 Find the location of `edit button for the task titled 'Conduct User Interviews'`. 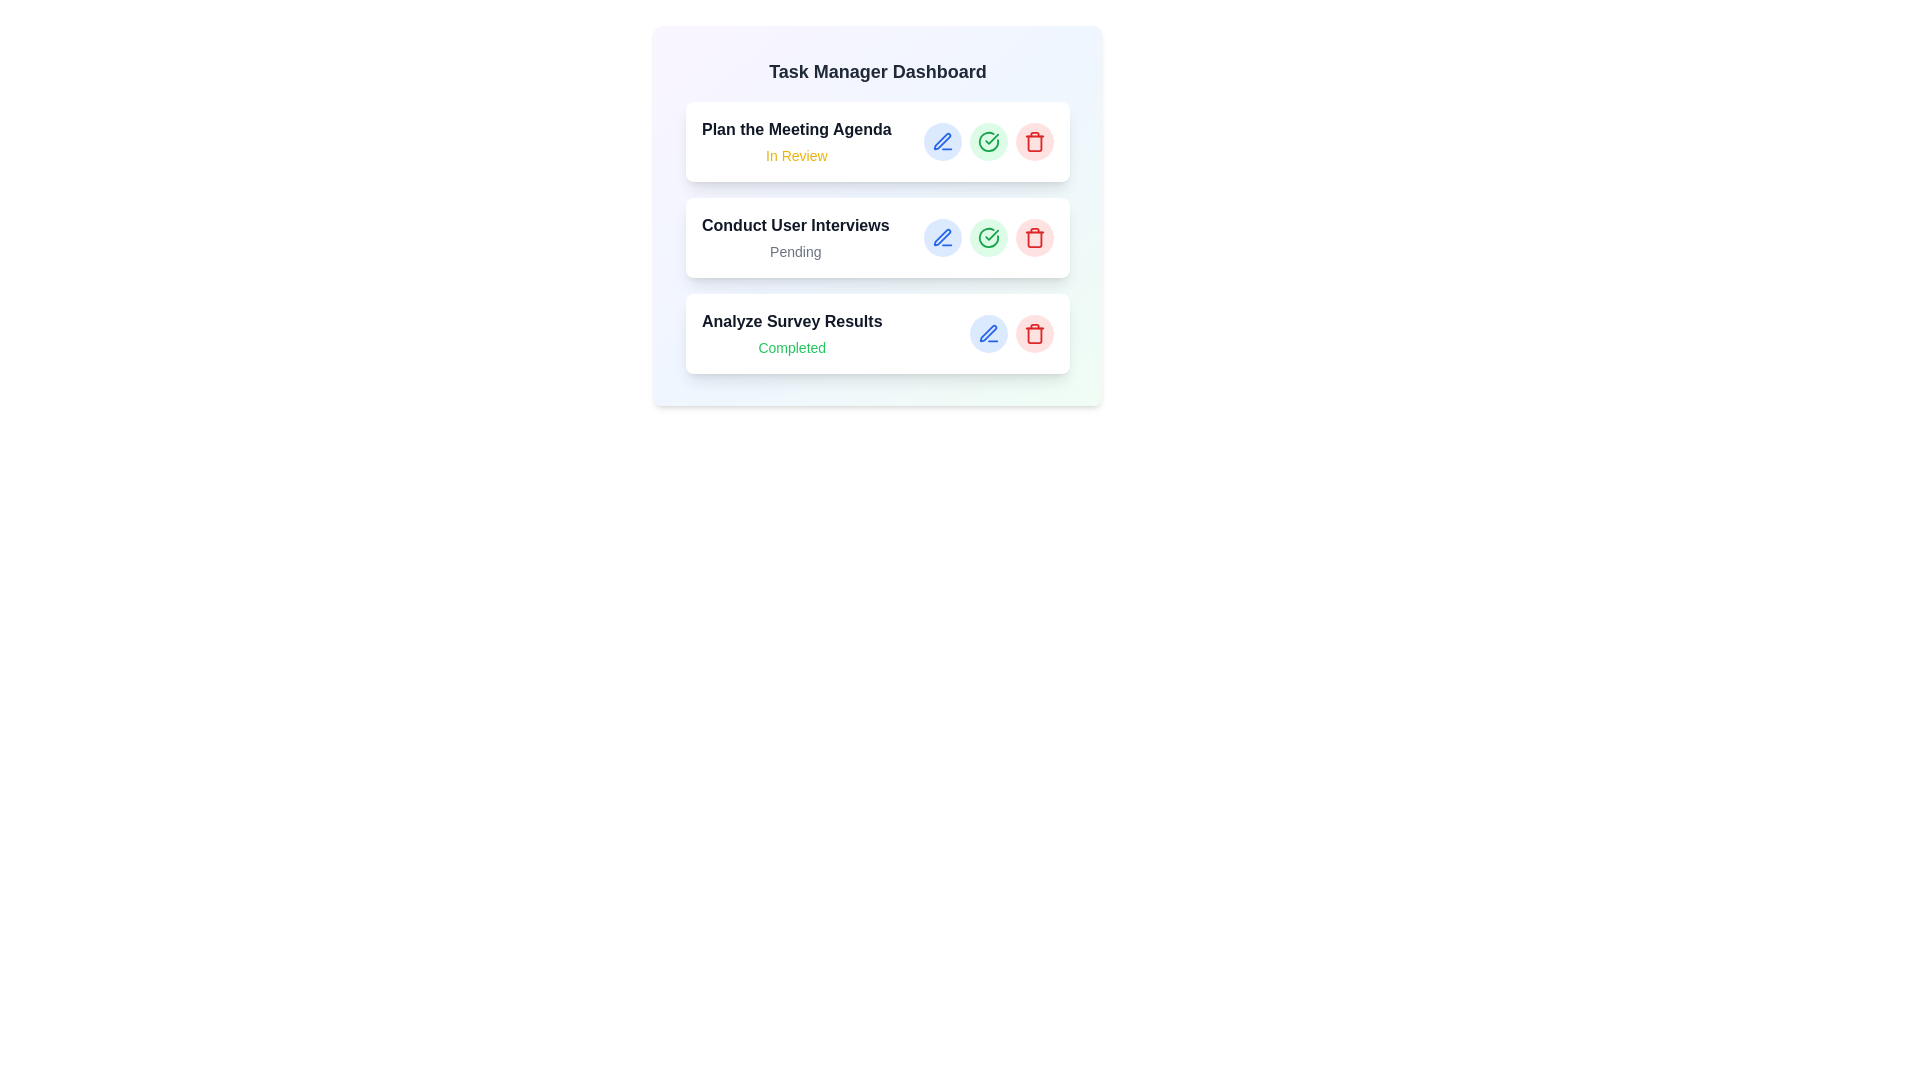

edit button for the task titled 'Conduct User Interviews' is located at coordinates (941, 237).